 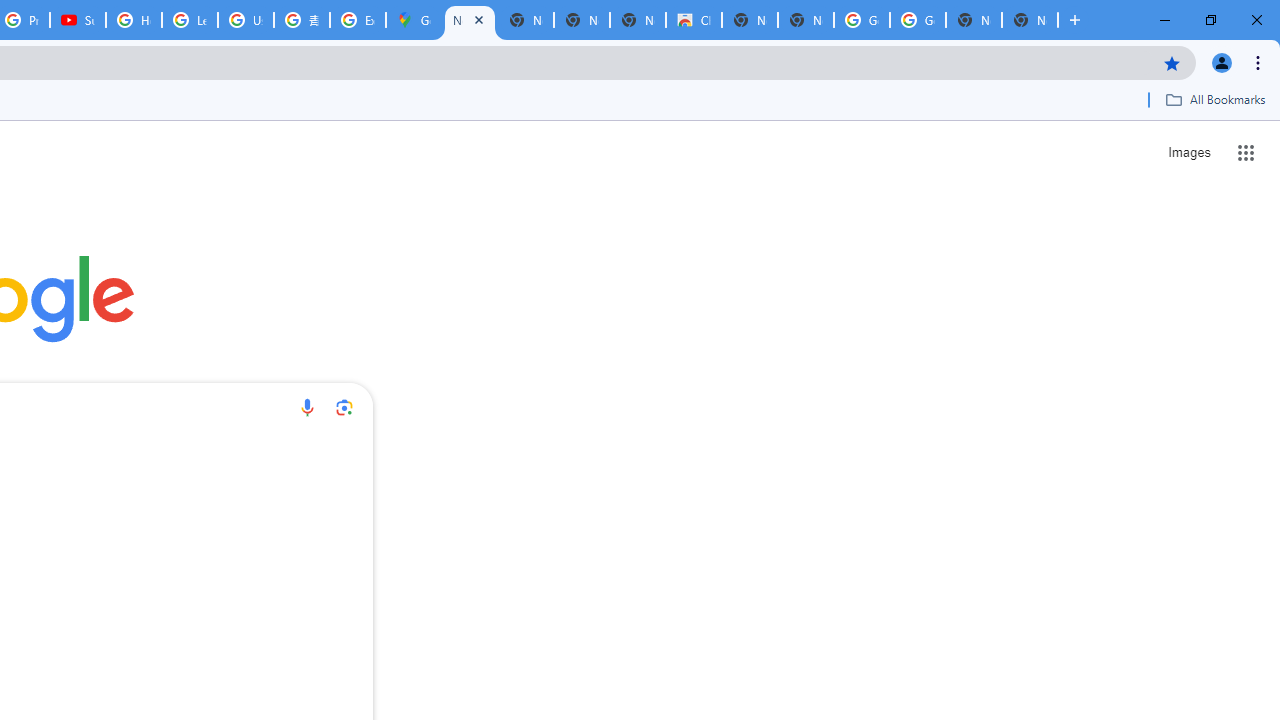 What do you see at coordinates (133, 20) in the screenshot?
I see `'How Chrome protects your passwords - Google Chrome Help'` at bounding box center [133, 20].